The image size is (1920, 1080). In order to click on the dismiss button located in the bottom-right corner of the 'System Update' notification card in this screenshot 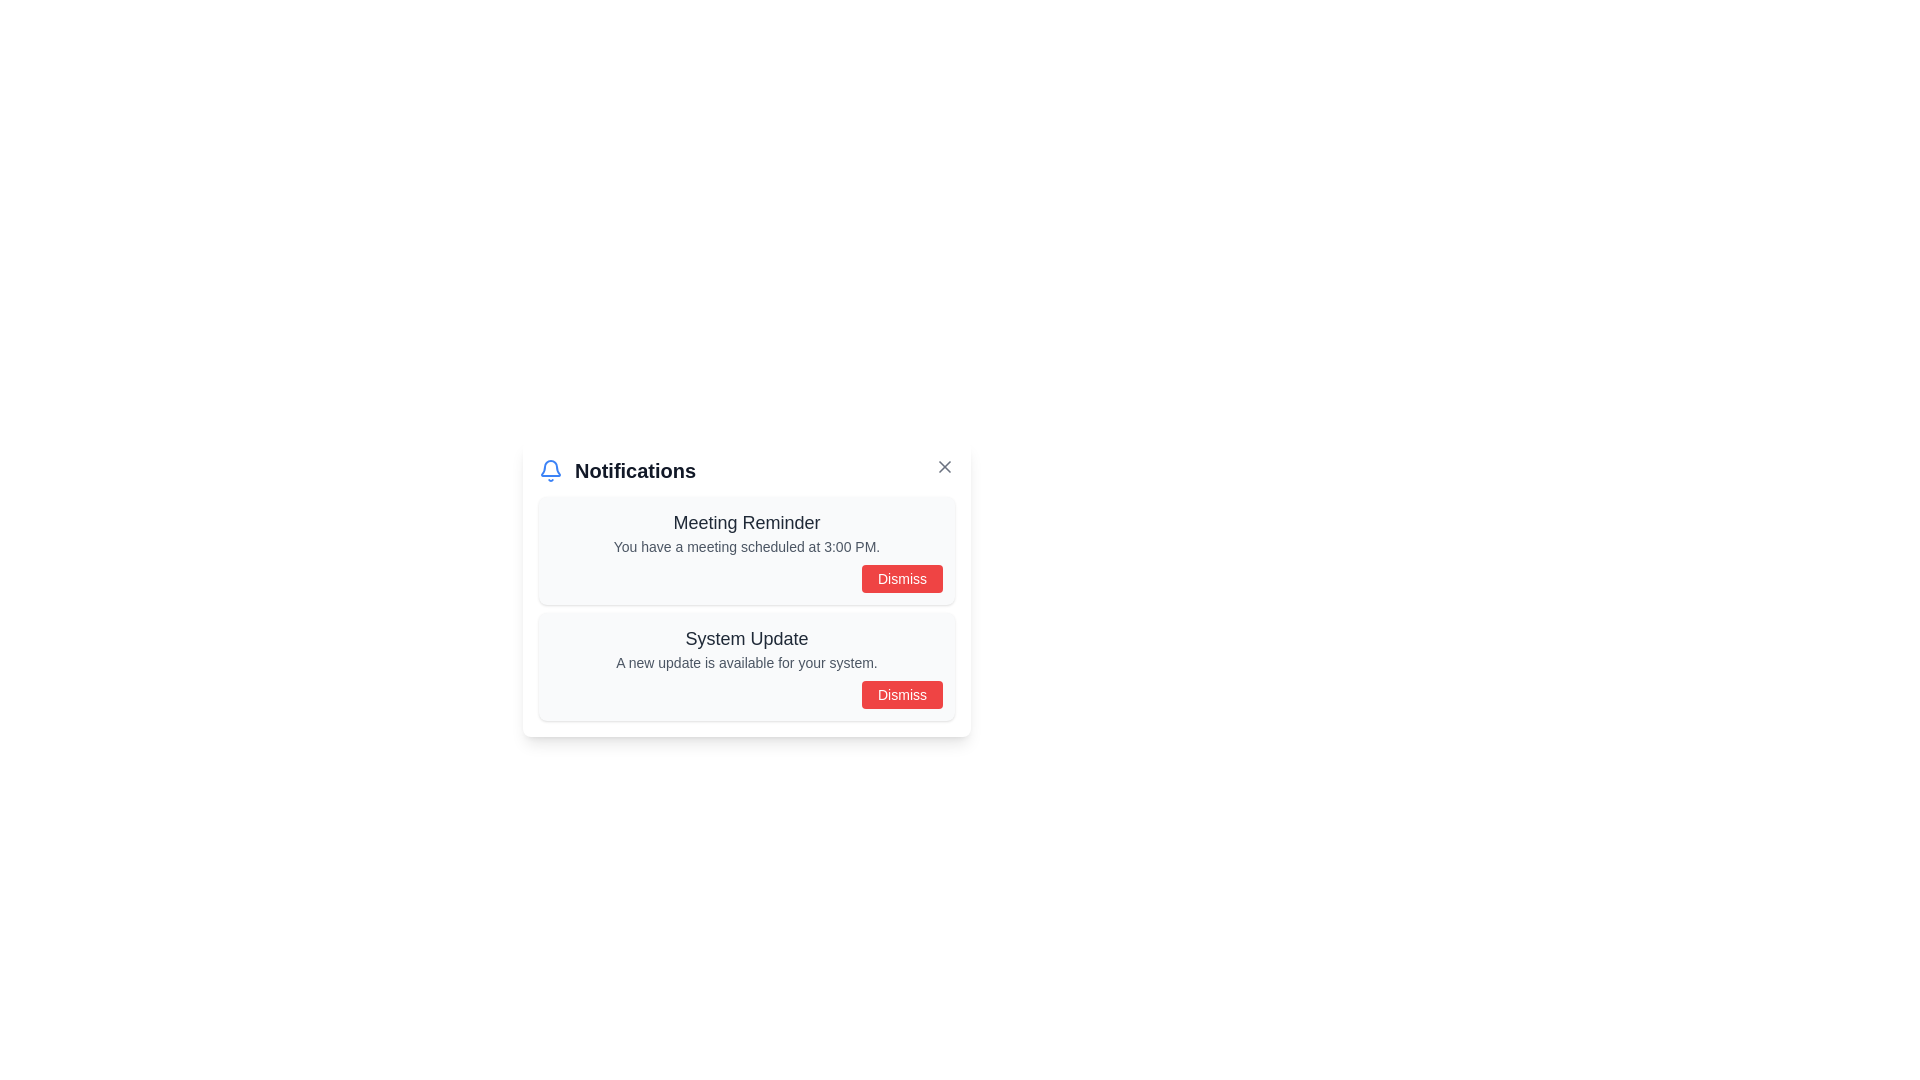, I will do `click(746, 693)`.